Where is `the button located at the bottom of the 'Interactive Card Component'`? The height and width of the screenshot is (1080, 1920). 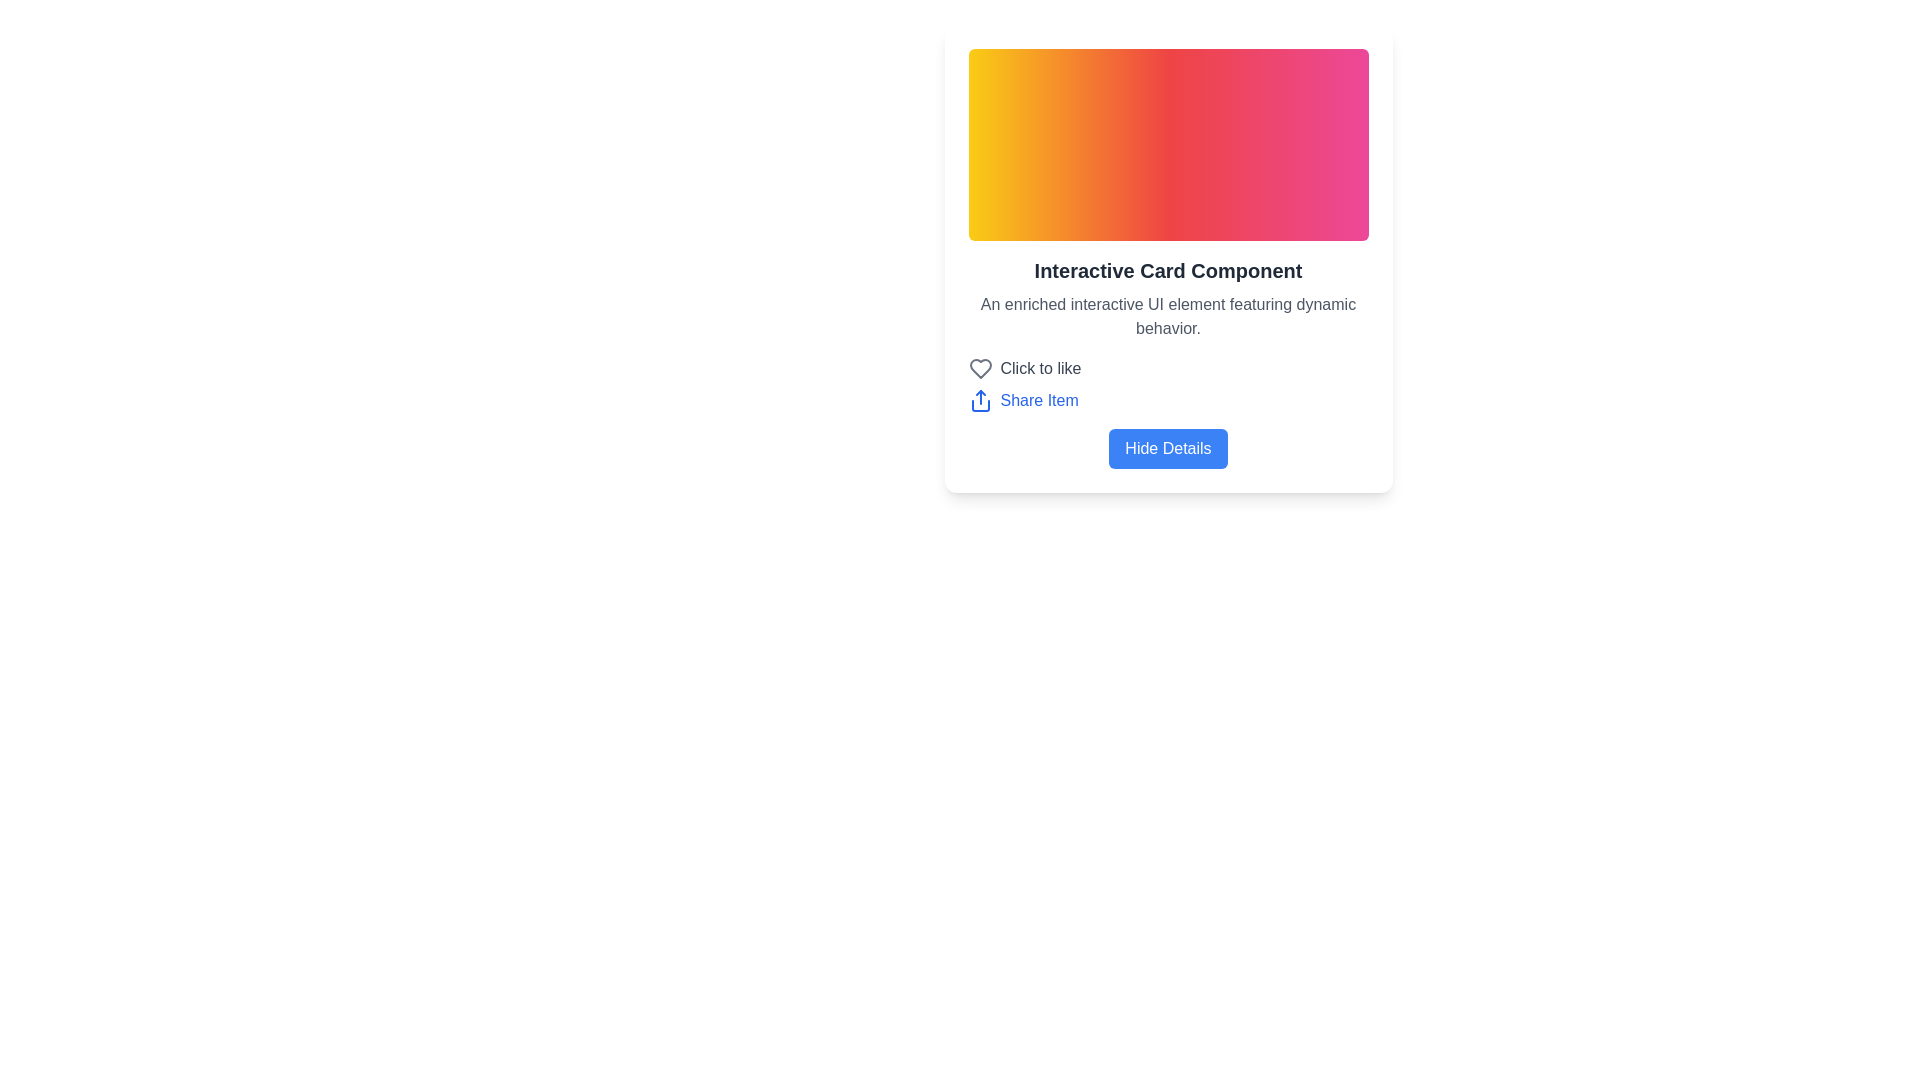
the button located at the bottom of the 'Interactive Card Component' is located at coordinates (1168, 447).